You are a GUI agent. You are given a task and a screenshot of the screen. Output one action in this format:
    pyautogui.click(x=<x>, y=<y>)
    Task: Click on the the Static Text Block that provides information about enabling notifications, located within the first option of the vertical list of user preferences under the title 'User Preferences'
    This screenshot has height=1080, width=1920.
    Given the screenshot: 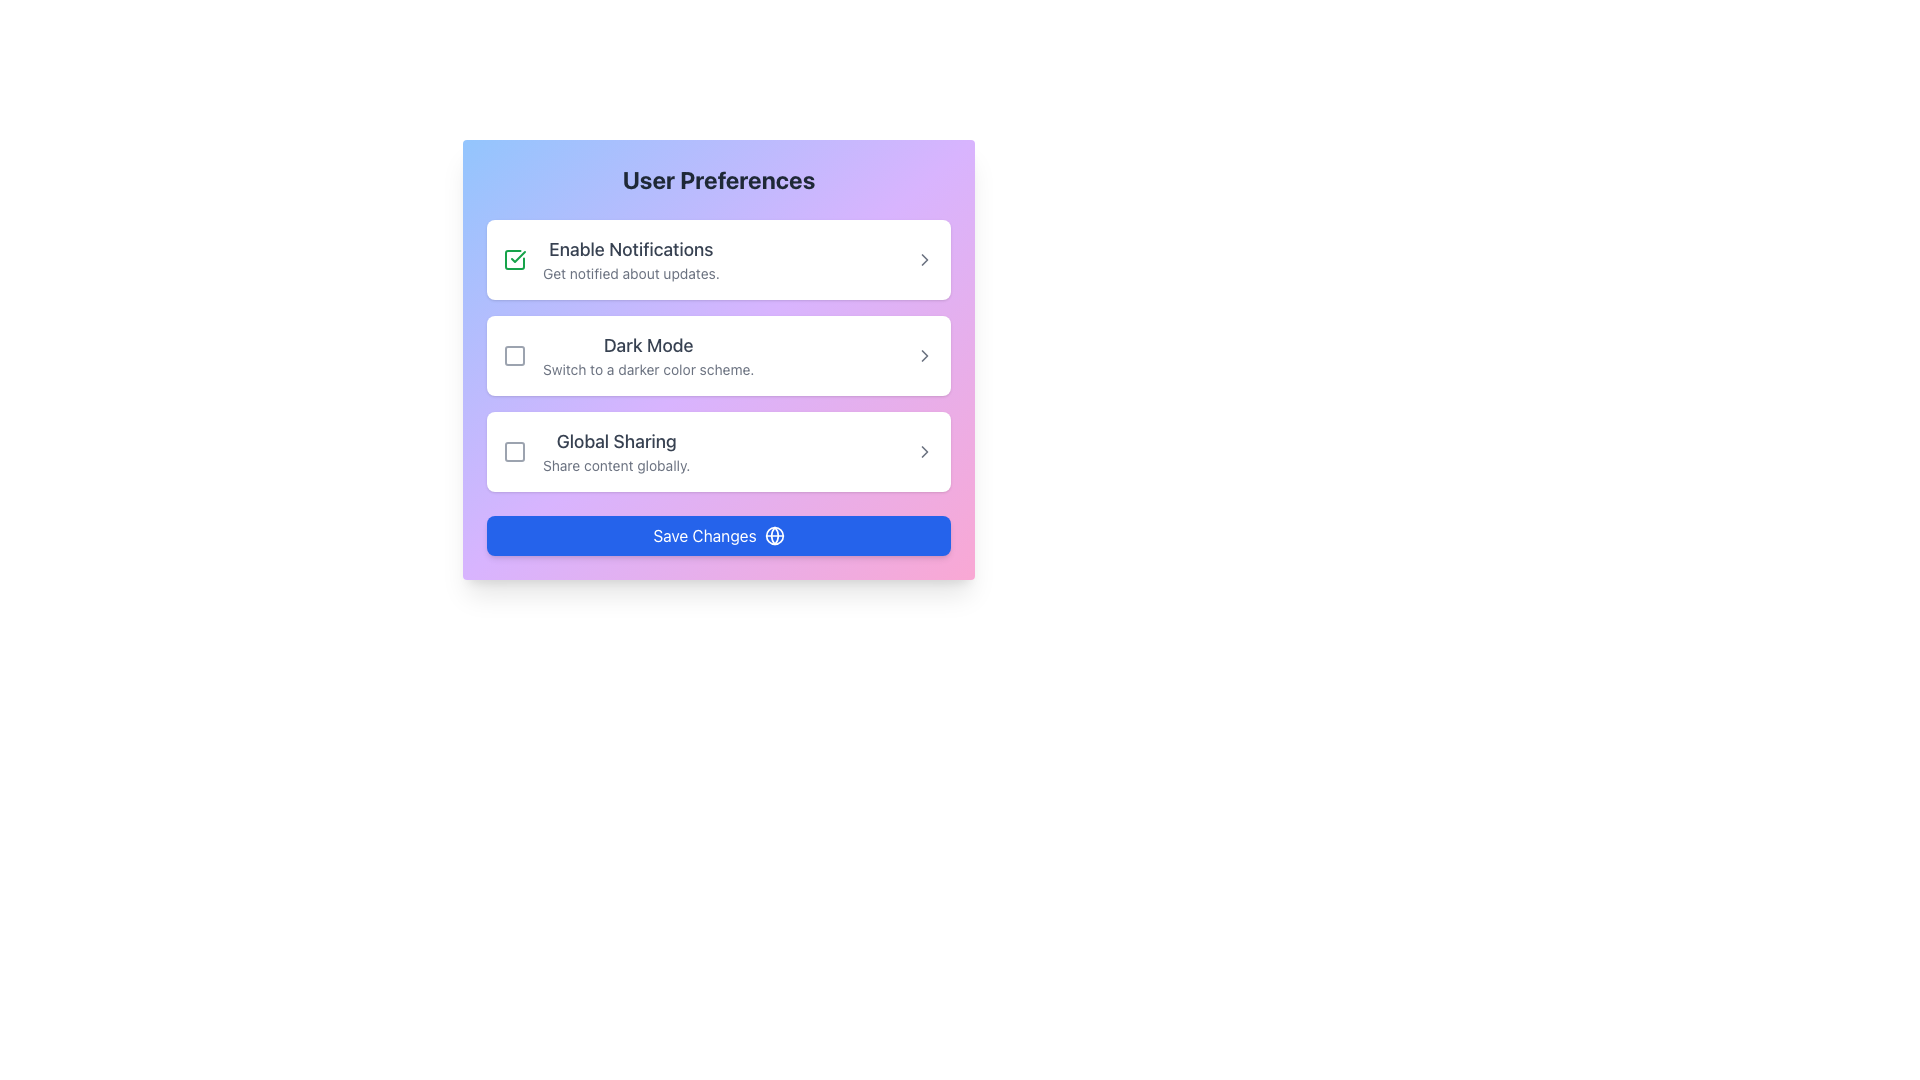 What is the action you would take?
    pyautogui.click(x=630, y=258)
    